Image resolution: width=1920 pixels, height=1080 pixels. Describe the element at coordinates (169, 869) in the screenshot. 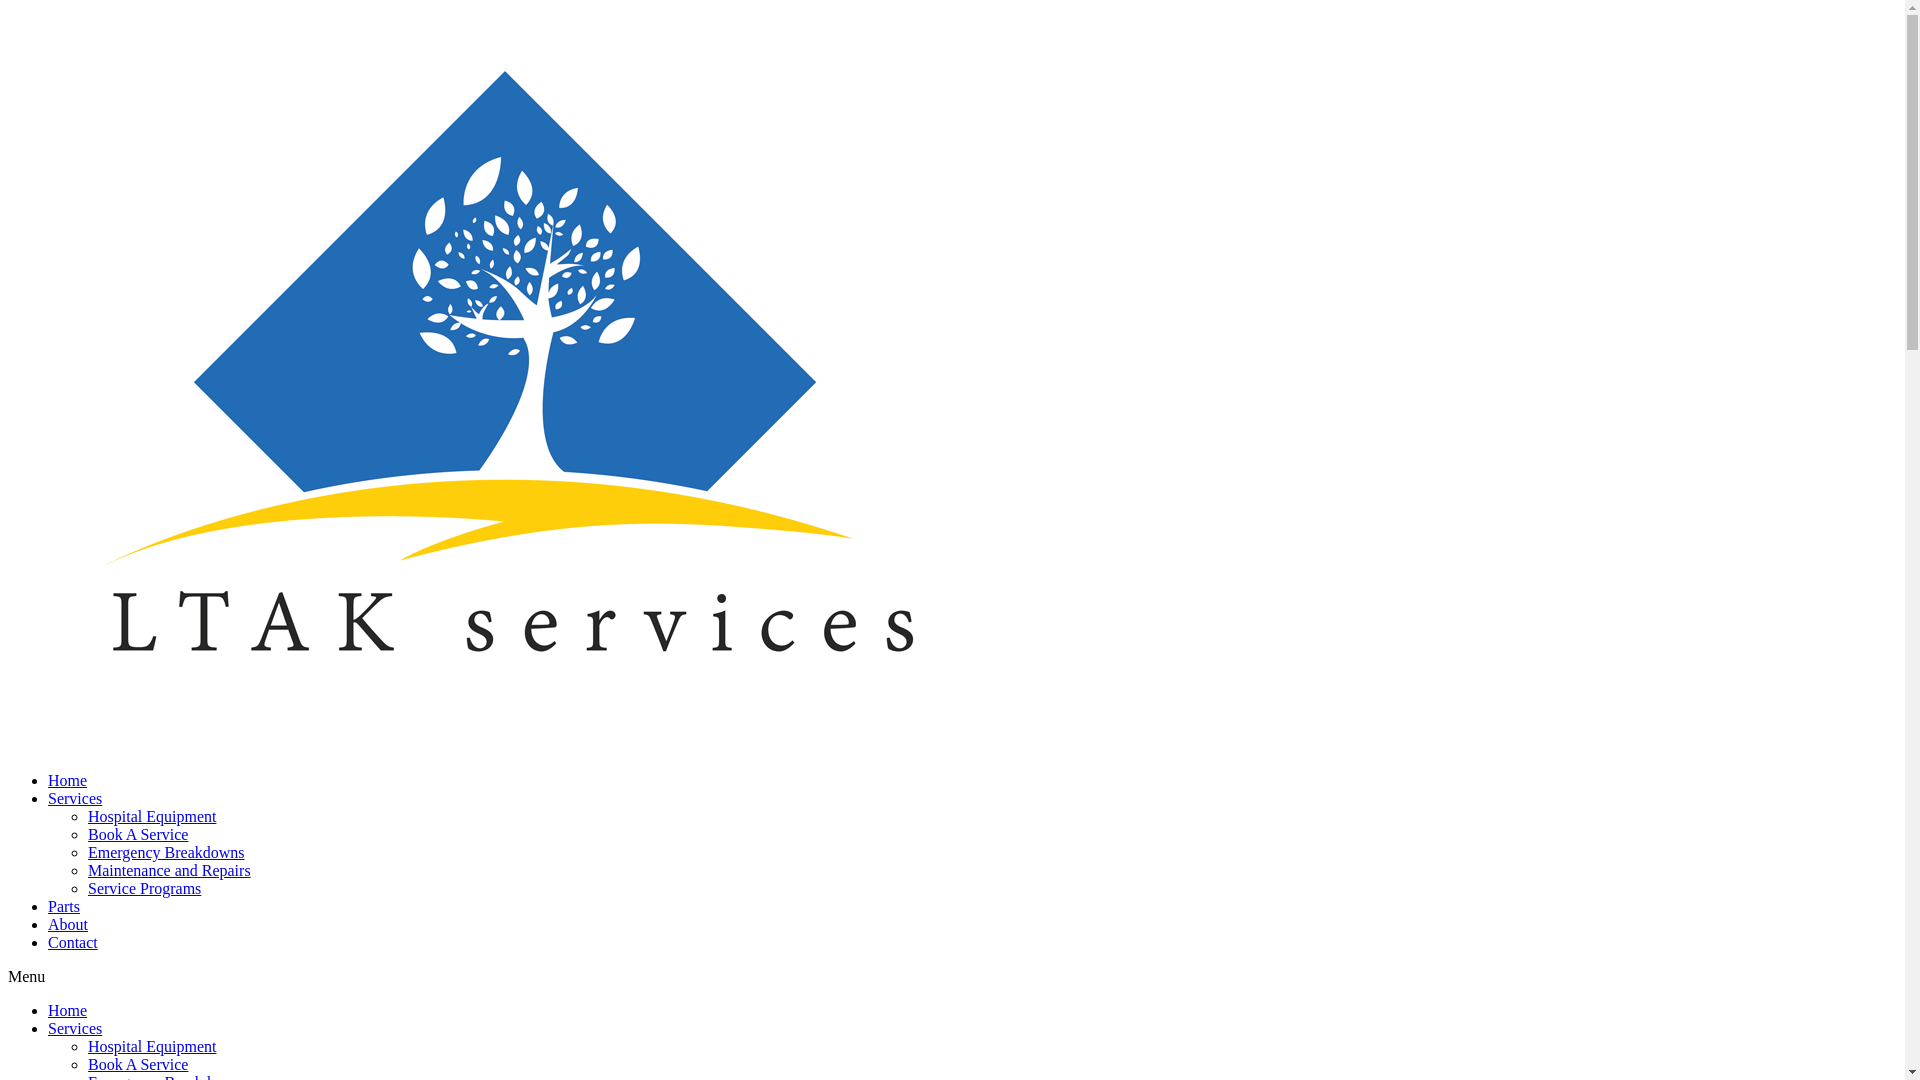

I see `'Maintenance and Repairs'` at that location.